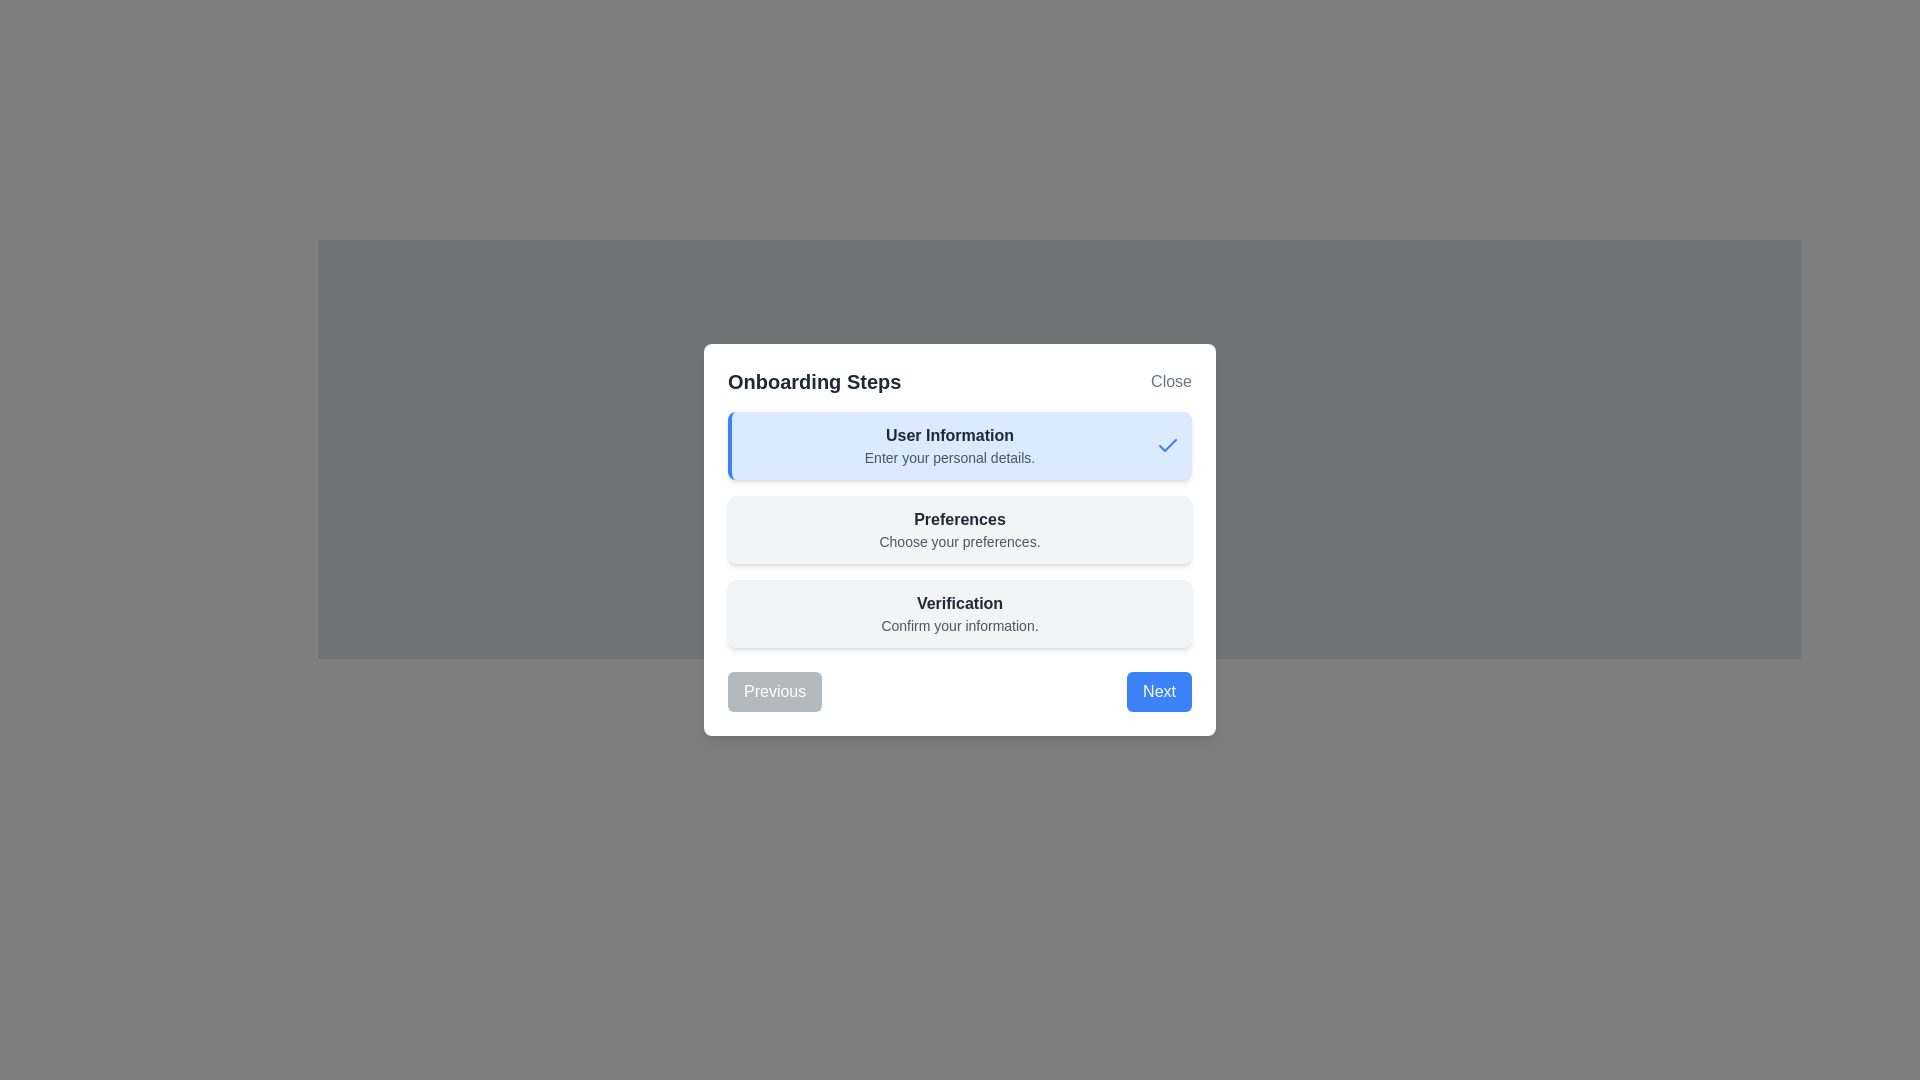 This screenshot has width=1920, height=1080. Describe the element at coordinates (949, 434) in the screenshot. I see `the bold, dark text label reading 'User Information' at the top of the onboarding dialog box` at that location.